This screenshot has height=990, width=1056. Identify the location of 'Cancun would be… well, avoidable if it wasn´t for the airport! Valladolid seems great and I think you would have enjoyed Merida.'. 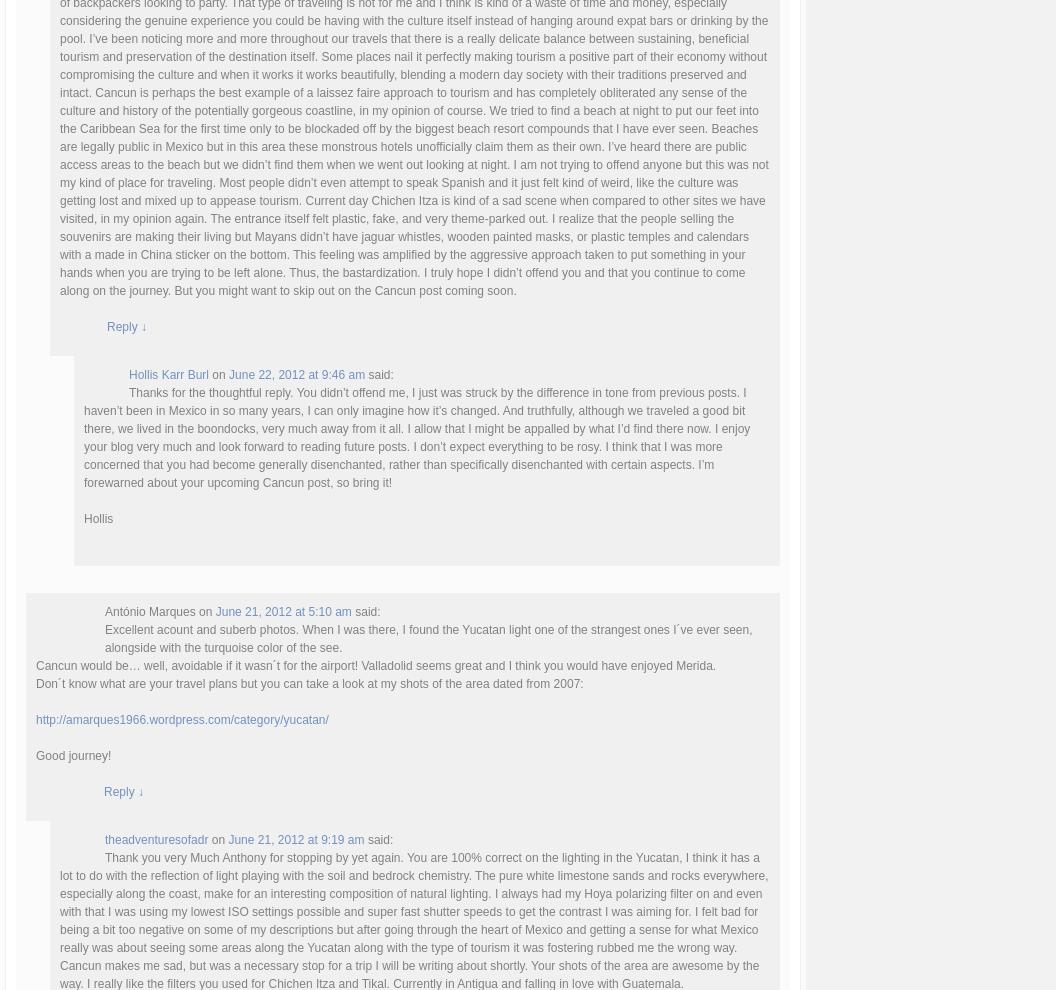
(375, 664).